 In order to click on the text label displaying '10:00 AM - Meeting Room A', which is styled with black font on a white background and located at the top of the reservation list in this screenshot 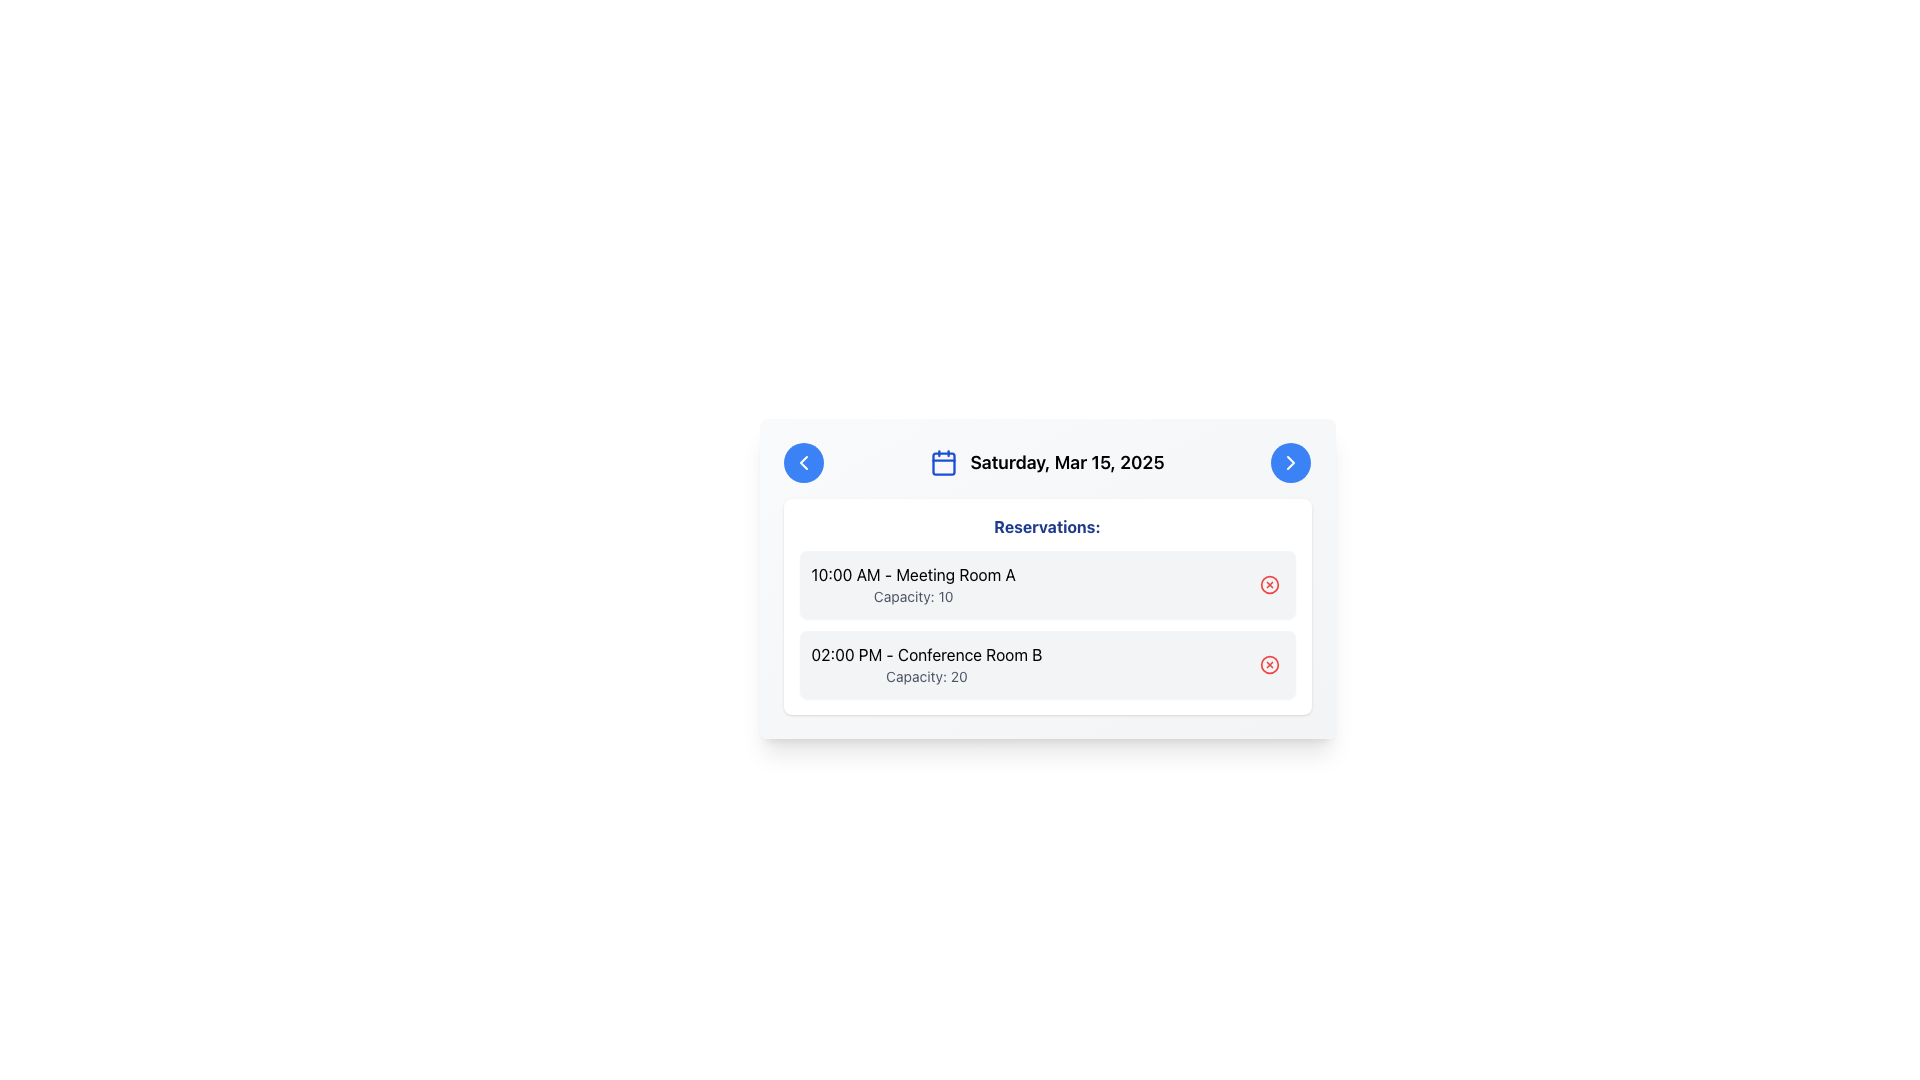, I will do `click(912, 574)`.